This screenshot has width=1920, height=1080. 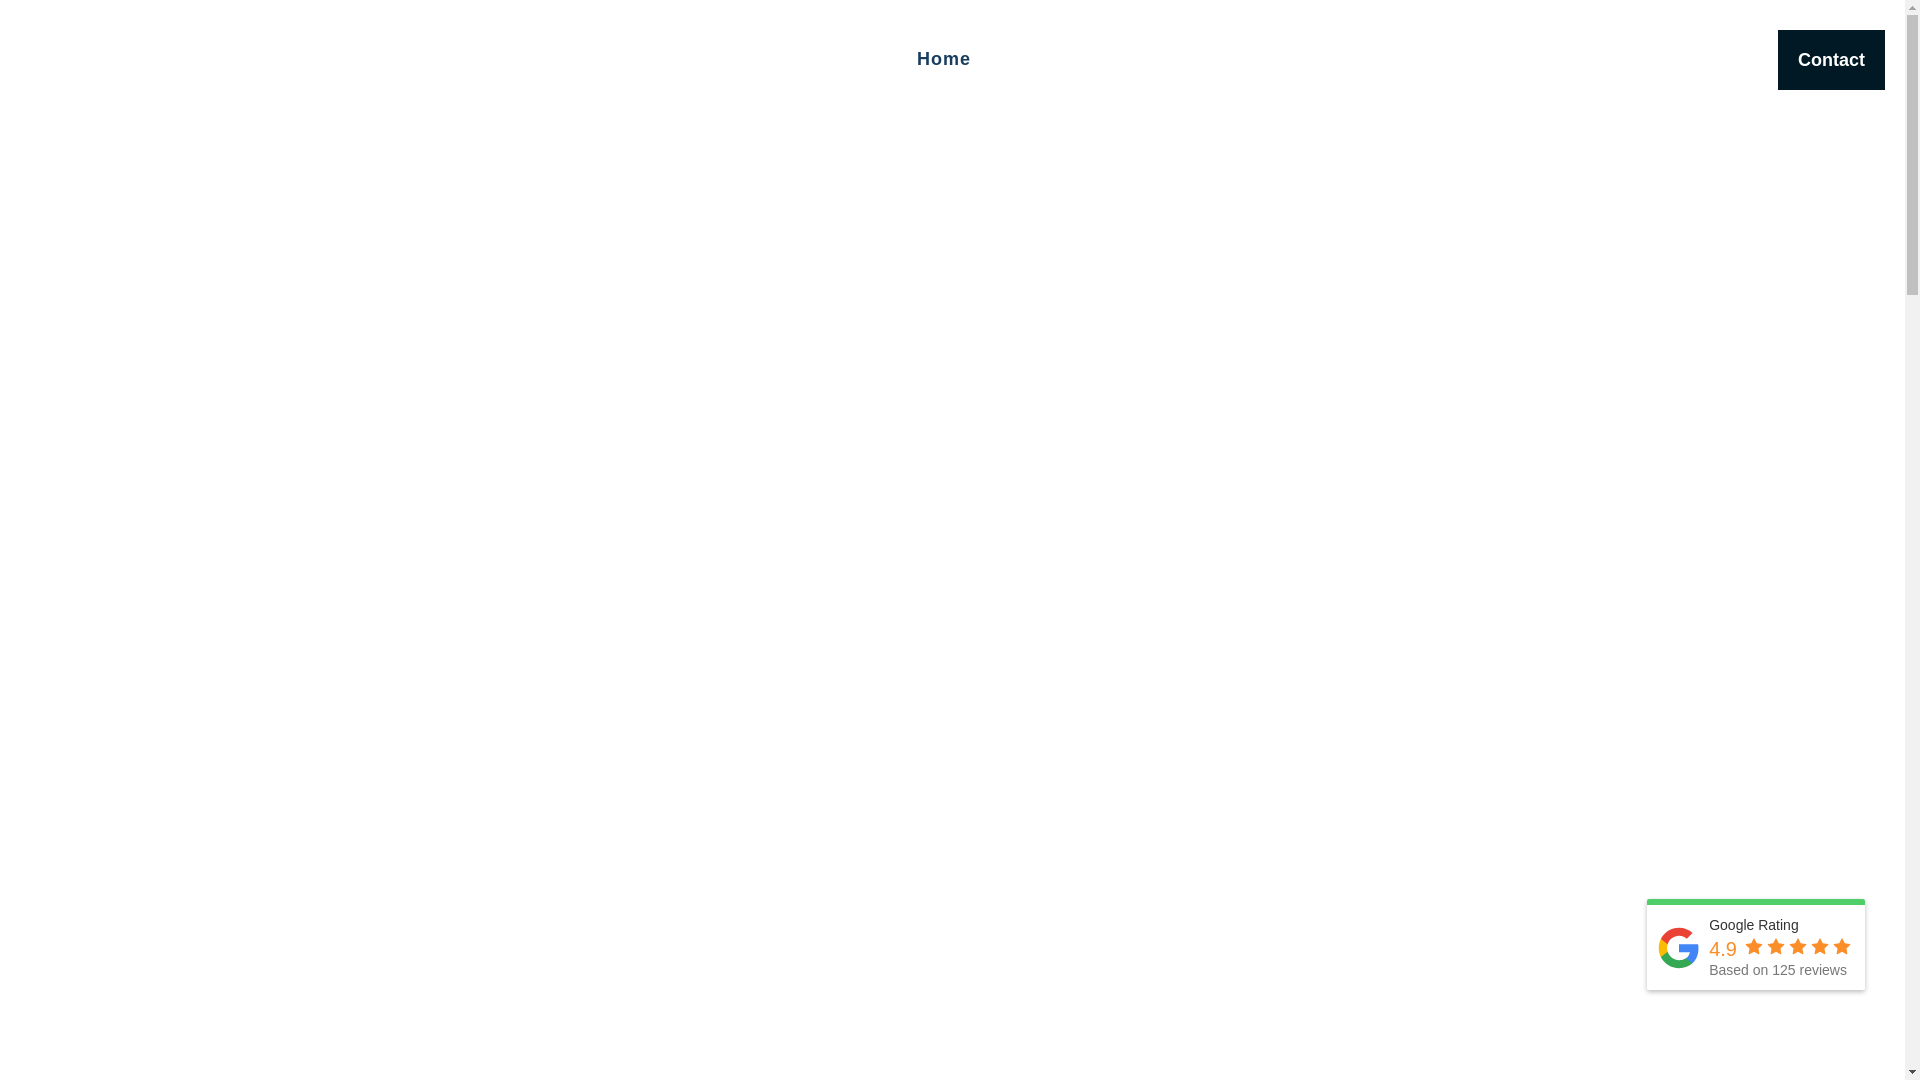 What do you see at coordinates (1152, 59) in the screenshot?
I see `'Conditions'` at bounding box center [1152, 59].